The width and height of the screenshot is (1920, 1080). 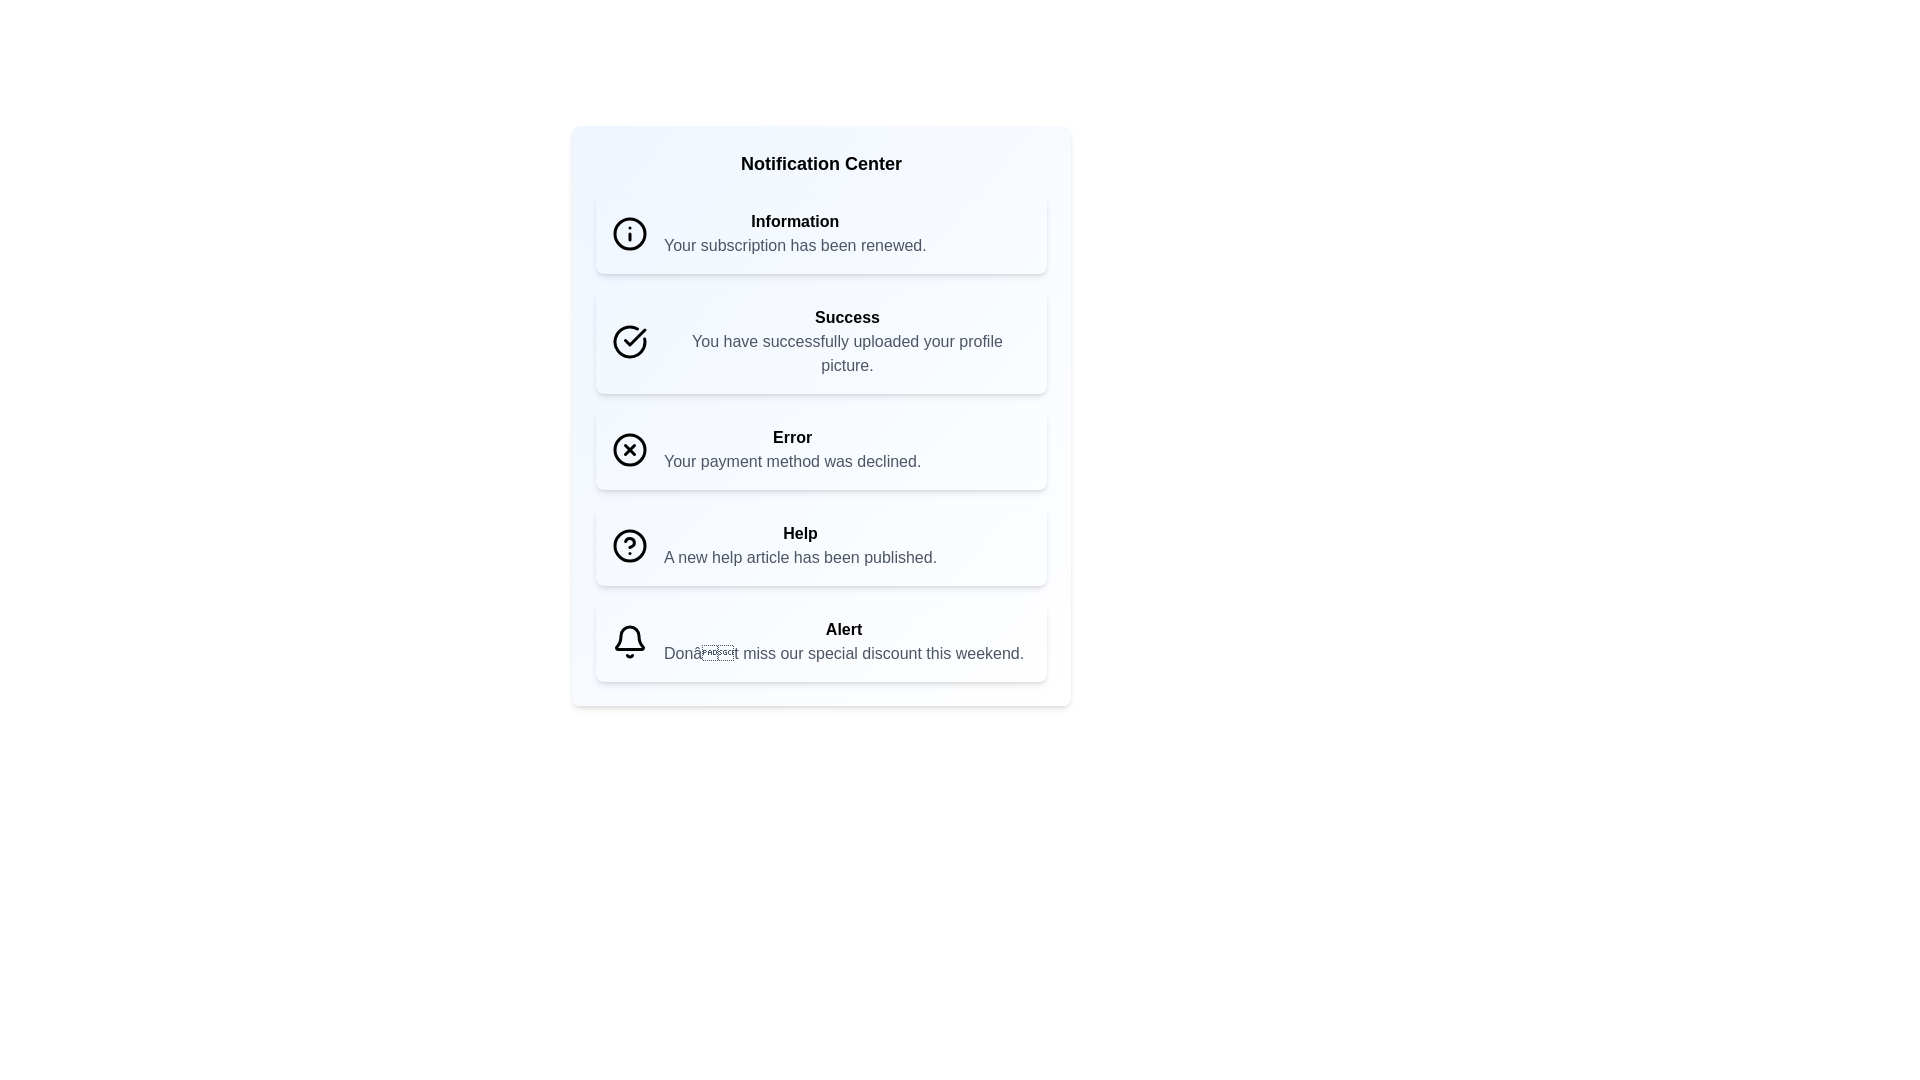 What do you see at coordinates (628, 450) in the screenshot?
I see `the notification icon for Error` at bounding box center [628, 450].